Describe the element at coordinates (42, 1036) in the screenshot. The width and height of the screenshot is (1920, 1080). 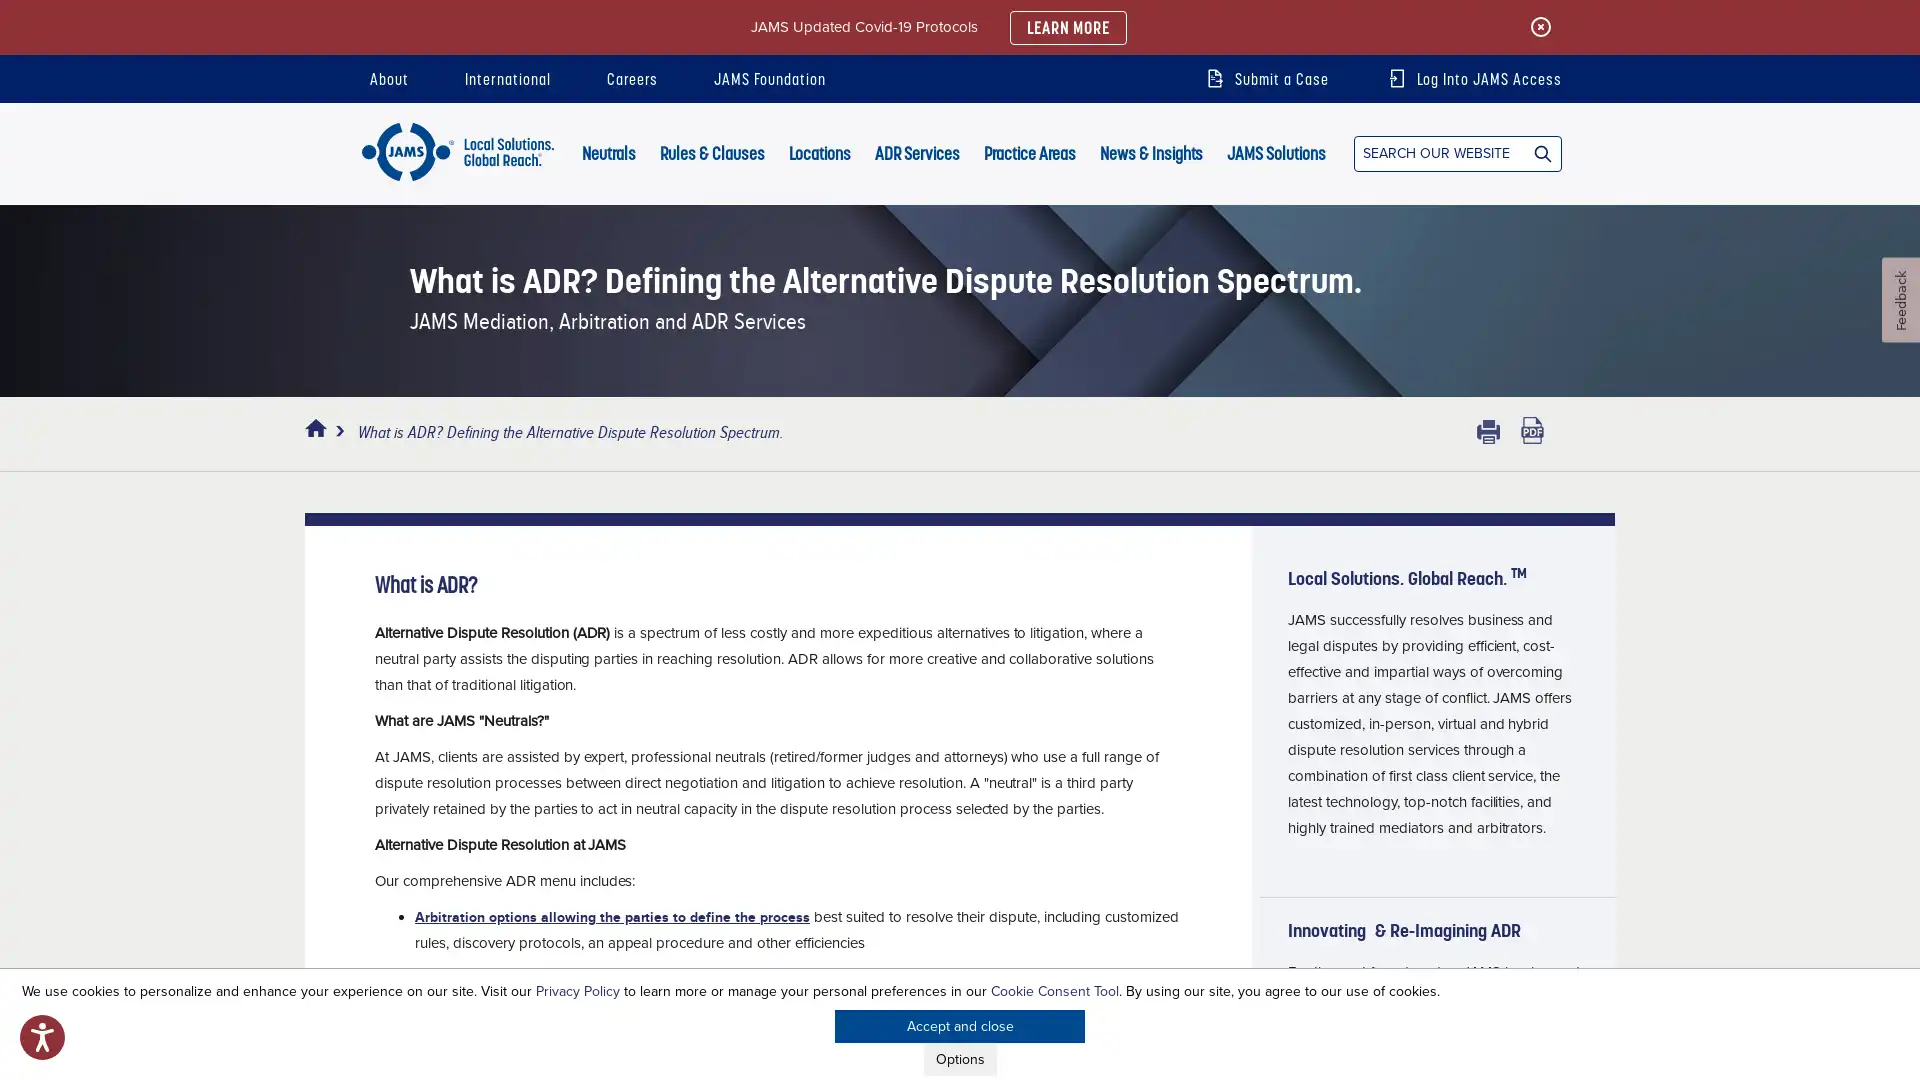
I see `Open accessibility options, statement and help` at that location.